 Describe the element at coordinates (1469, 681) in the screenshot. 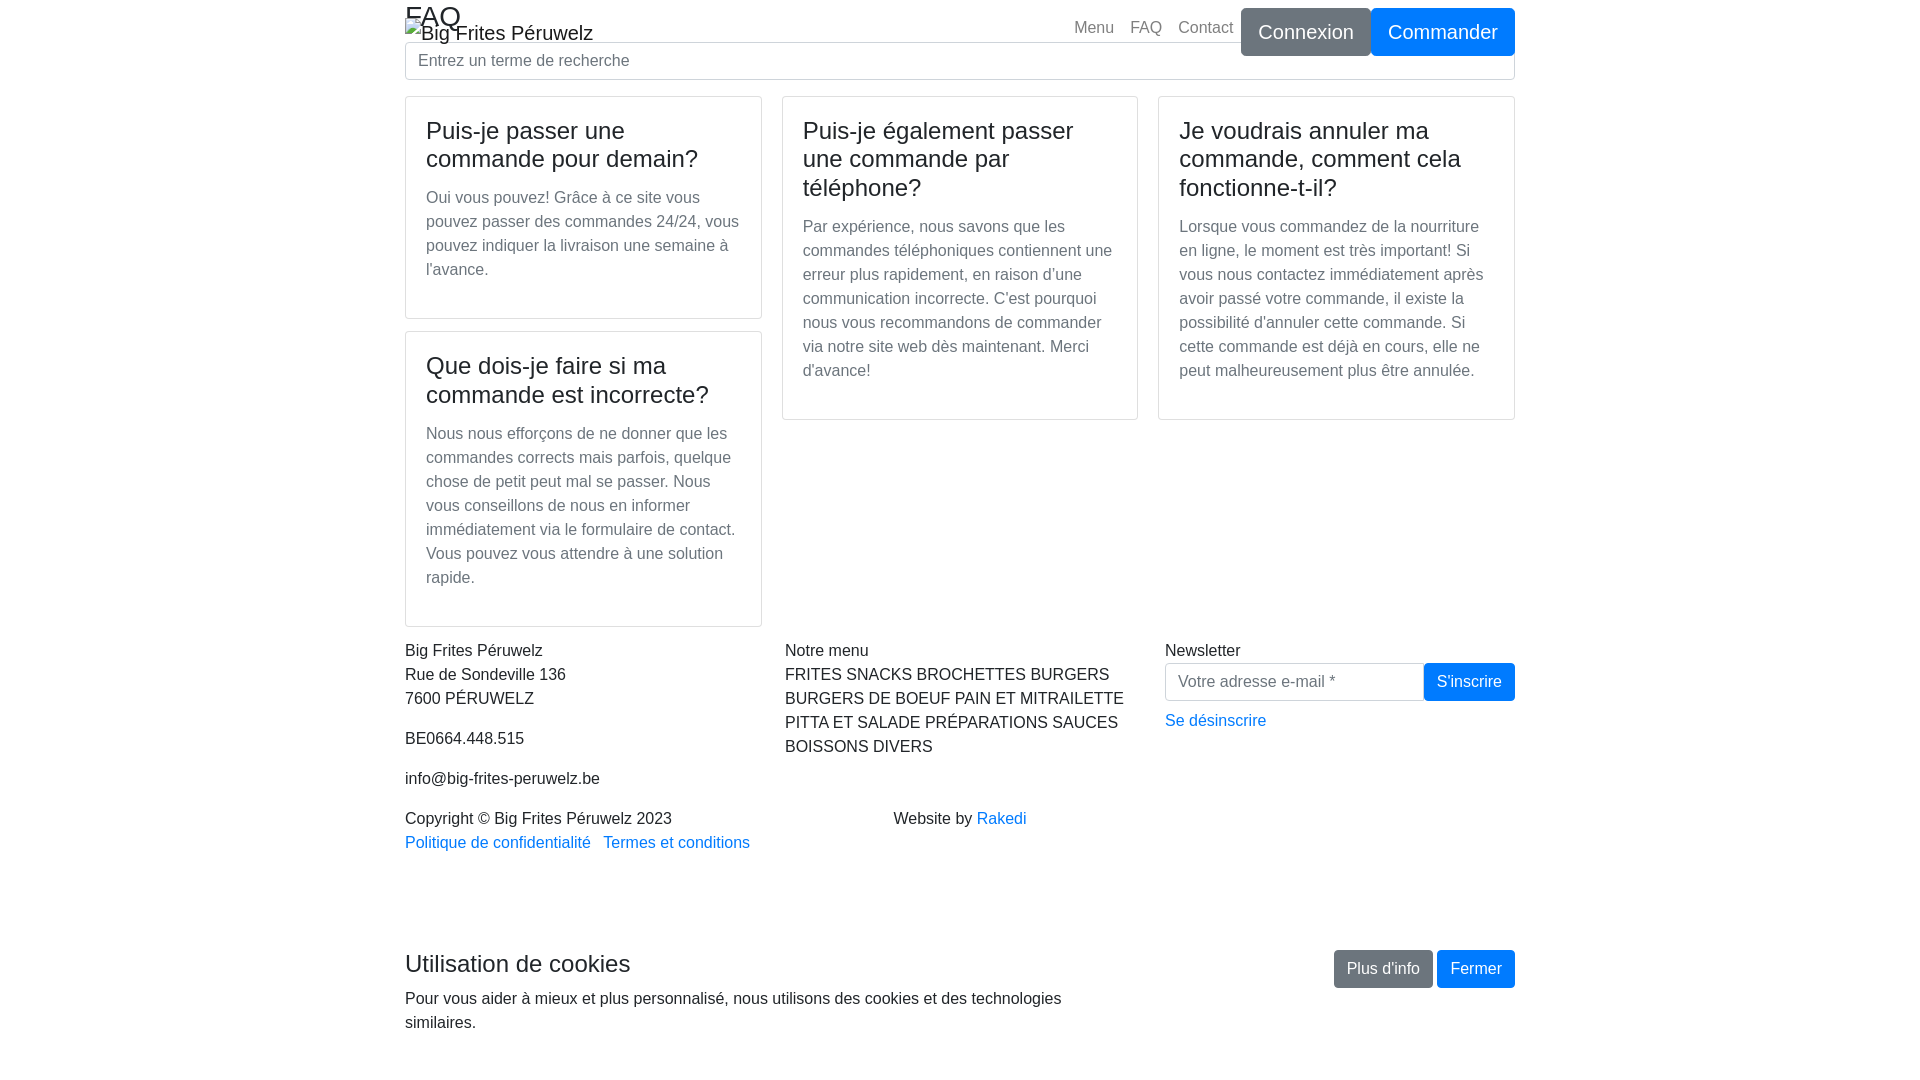

I see `'S'inscrire'` at that location.